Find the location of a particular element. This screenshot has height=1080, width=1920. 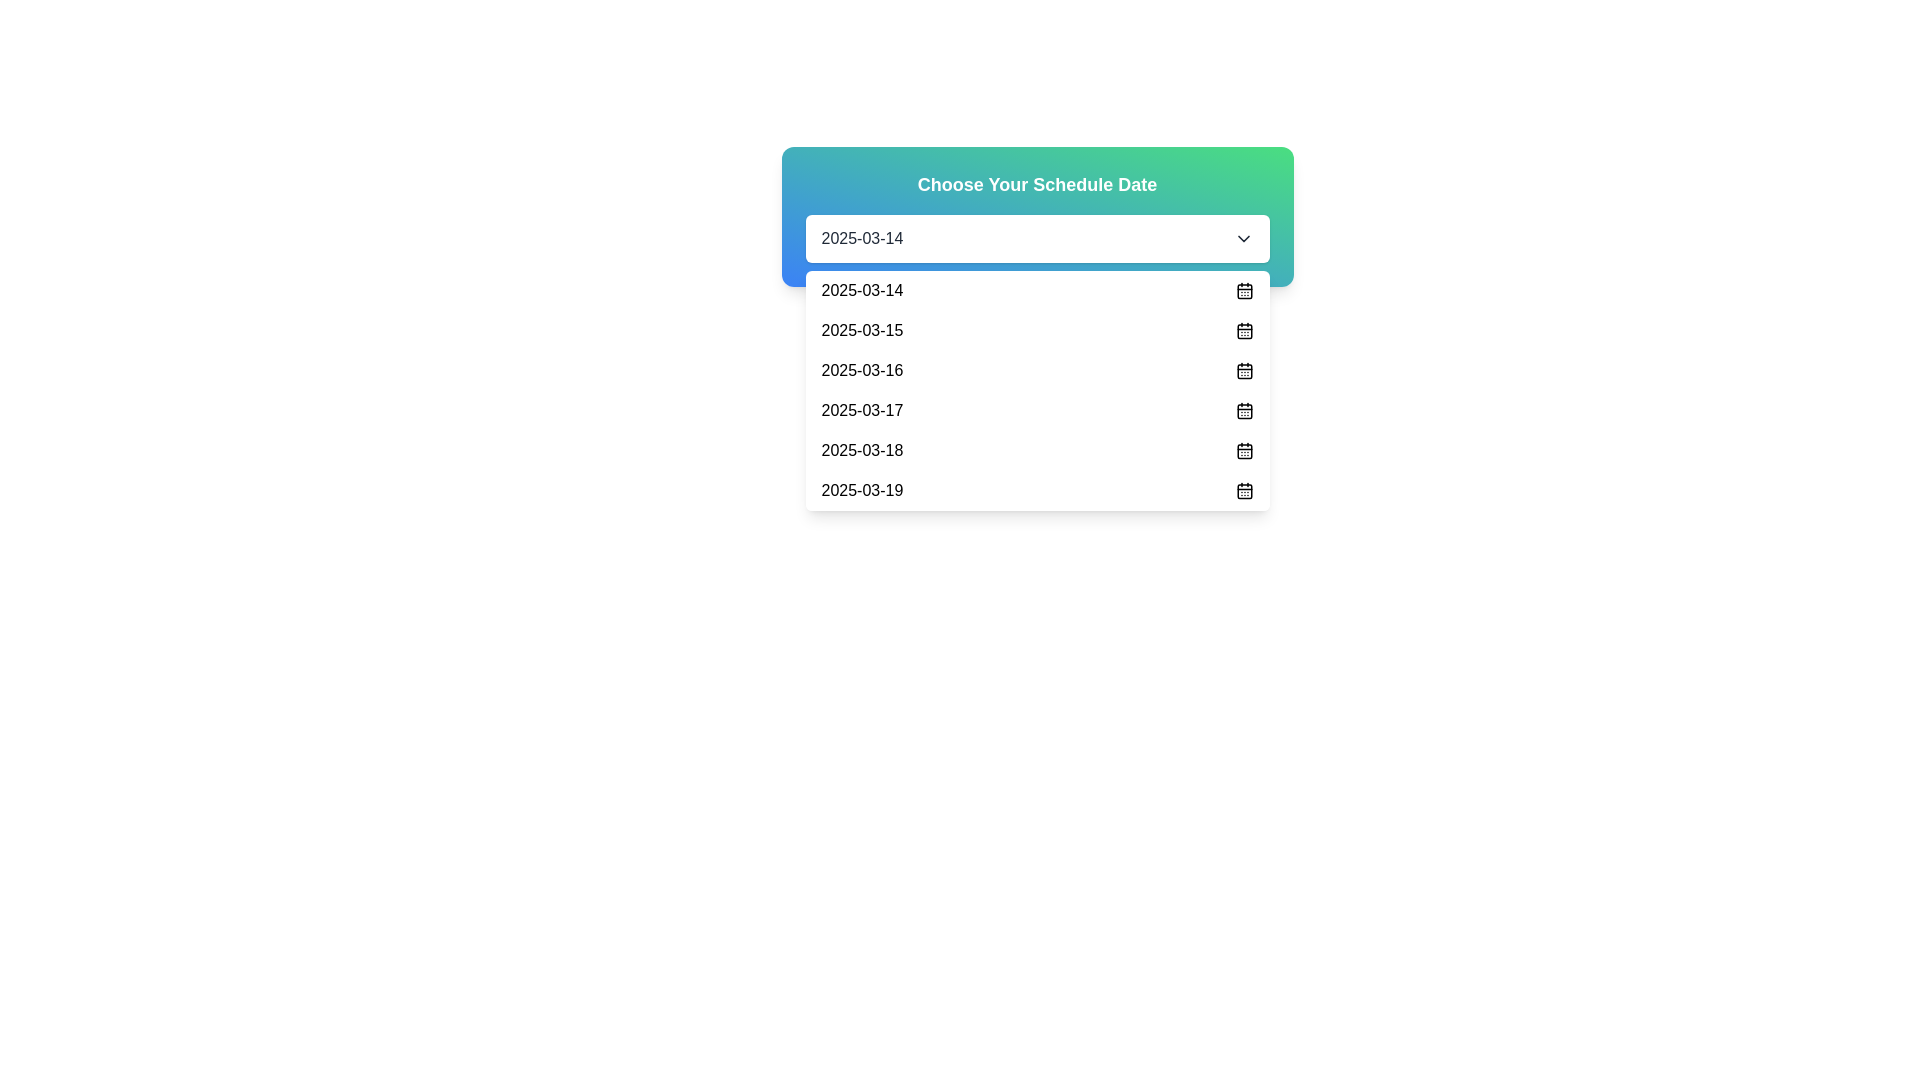

the text display element showing '2025-03-14' within the dropdown interface under the header 'Choose Your Schedule Date' is located at coordinates (862, 238).